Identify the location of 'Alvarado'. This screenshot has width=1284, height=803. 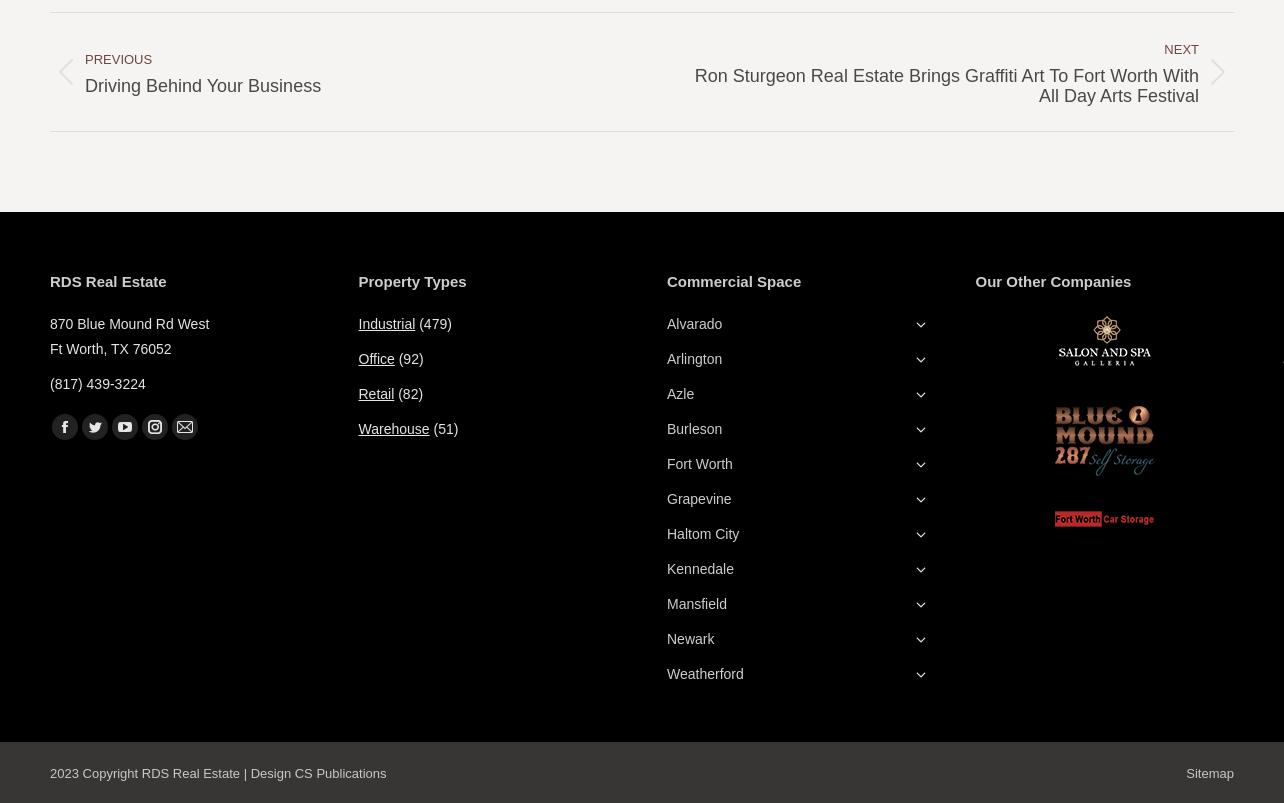
(694, 323).